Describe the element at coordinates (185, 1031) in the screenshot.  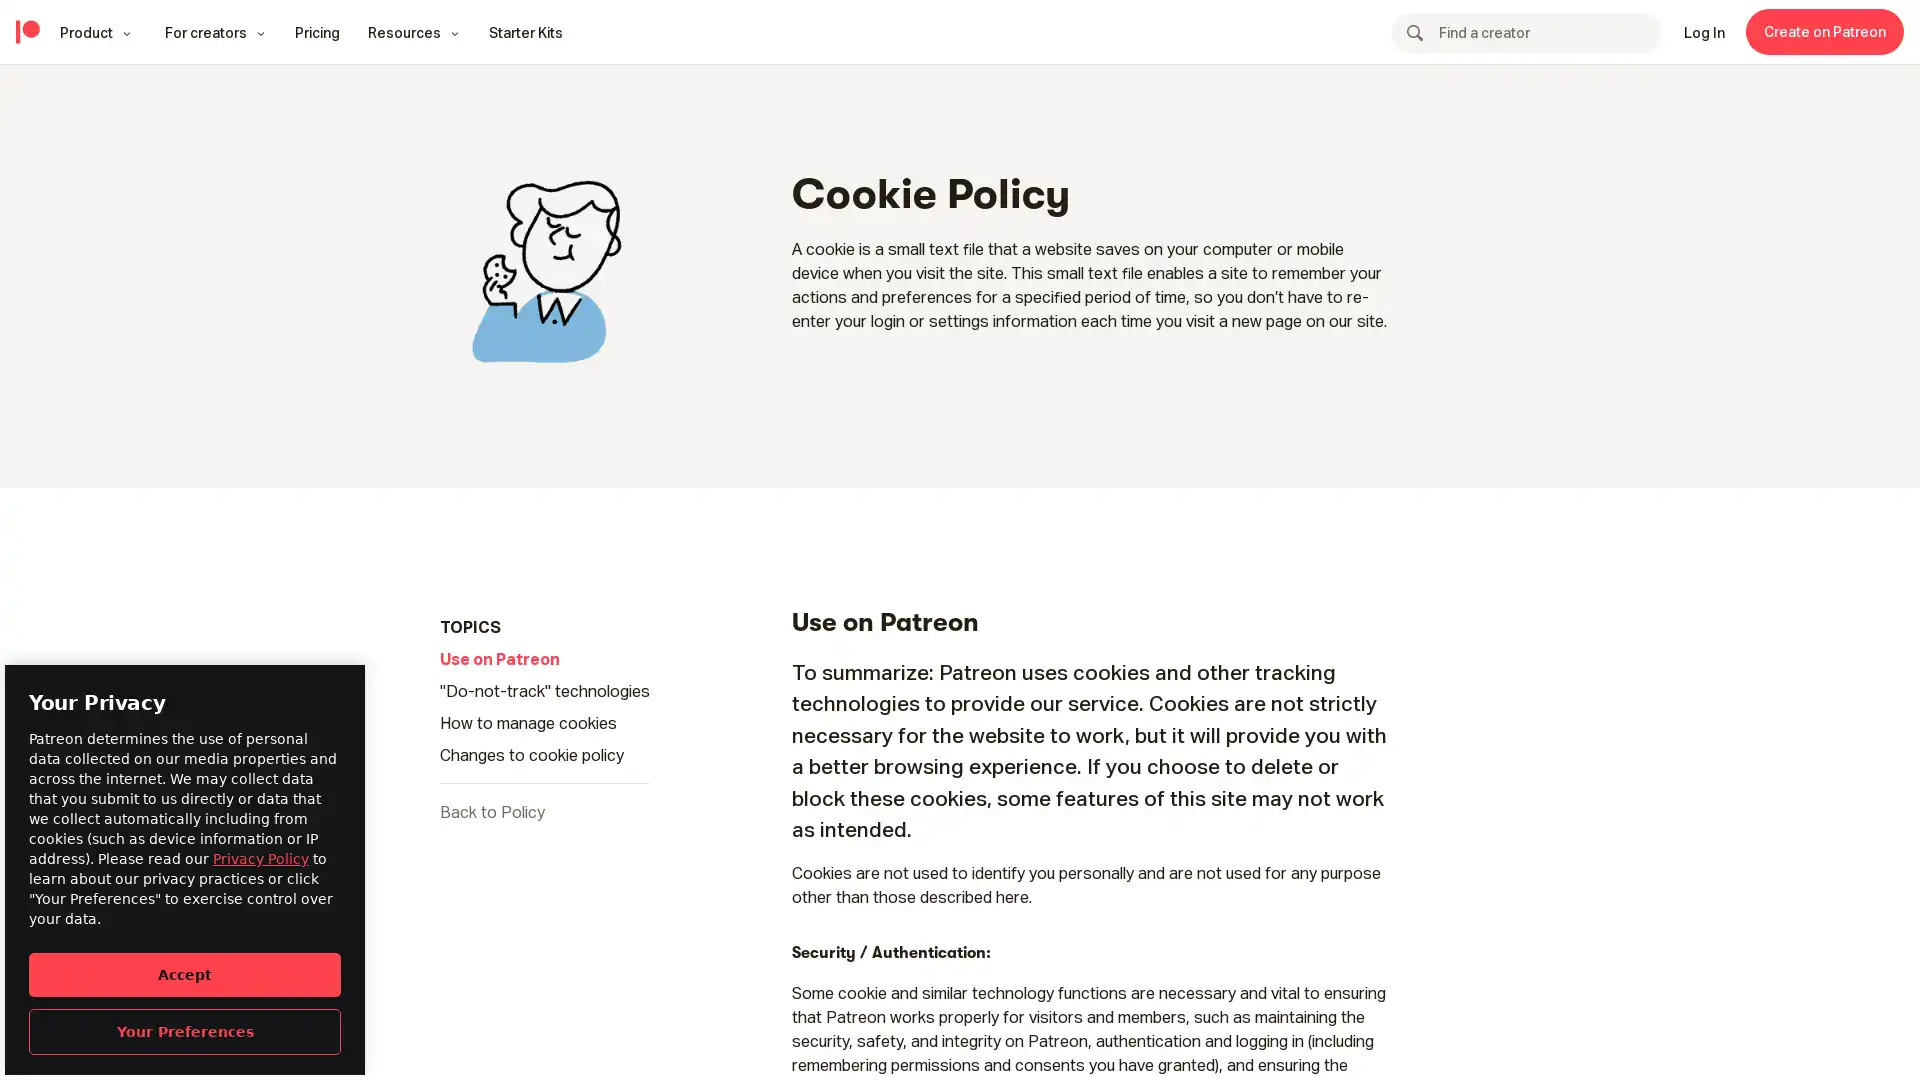
I see `Your Preferences` at that location.